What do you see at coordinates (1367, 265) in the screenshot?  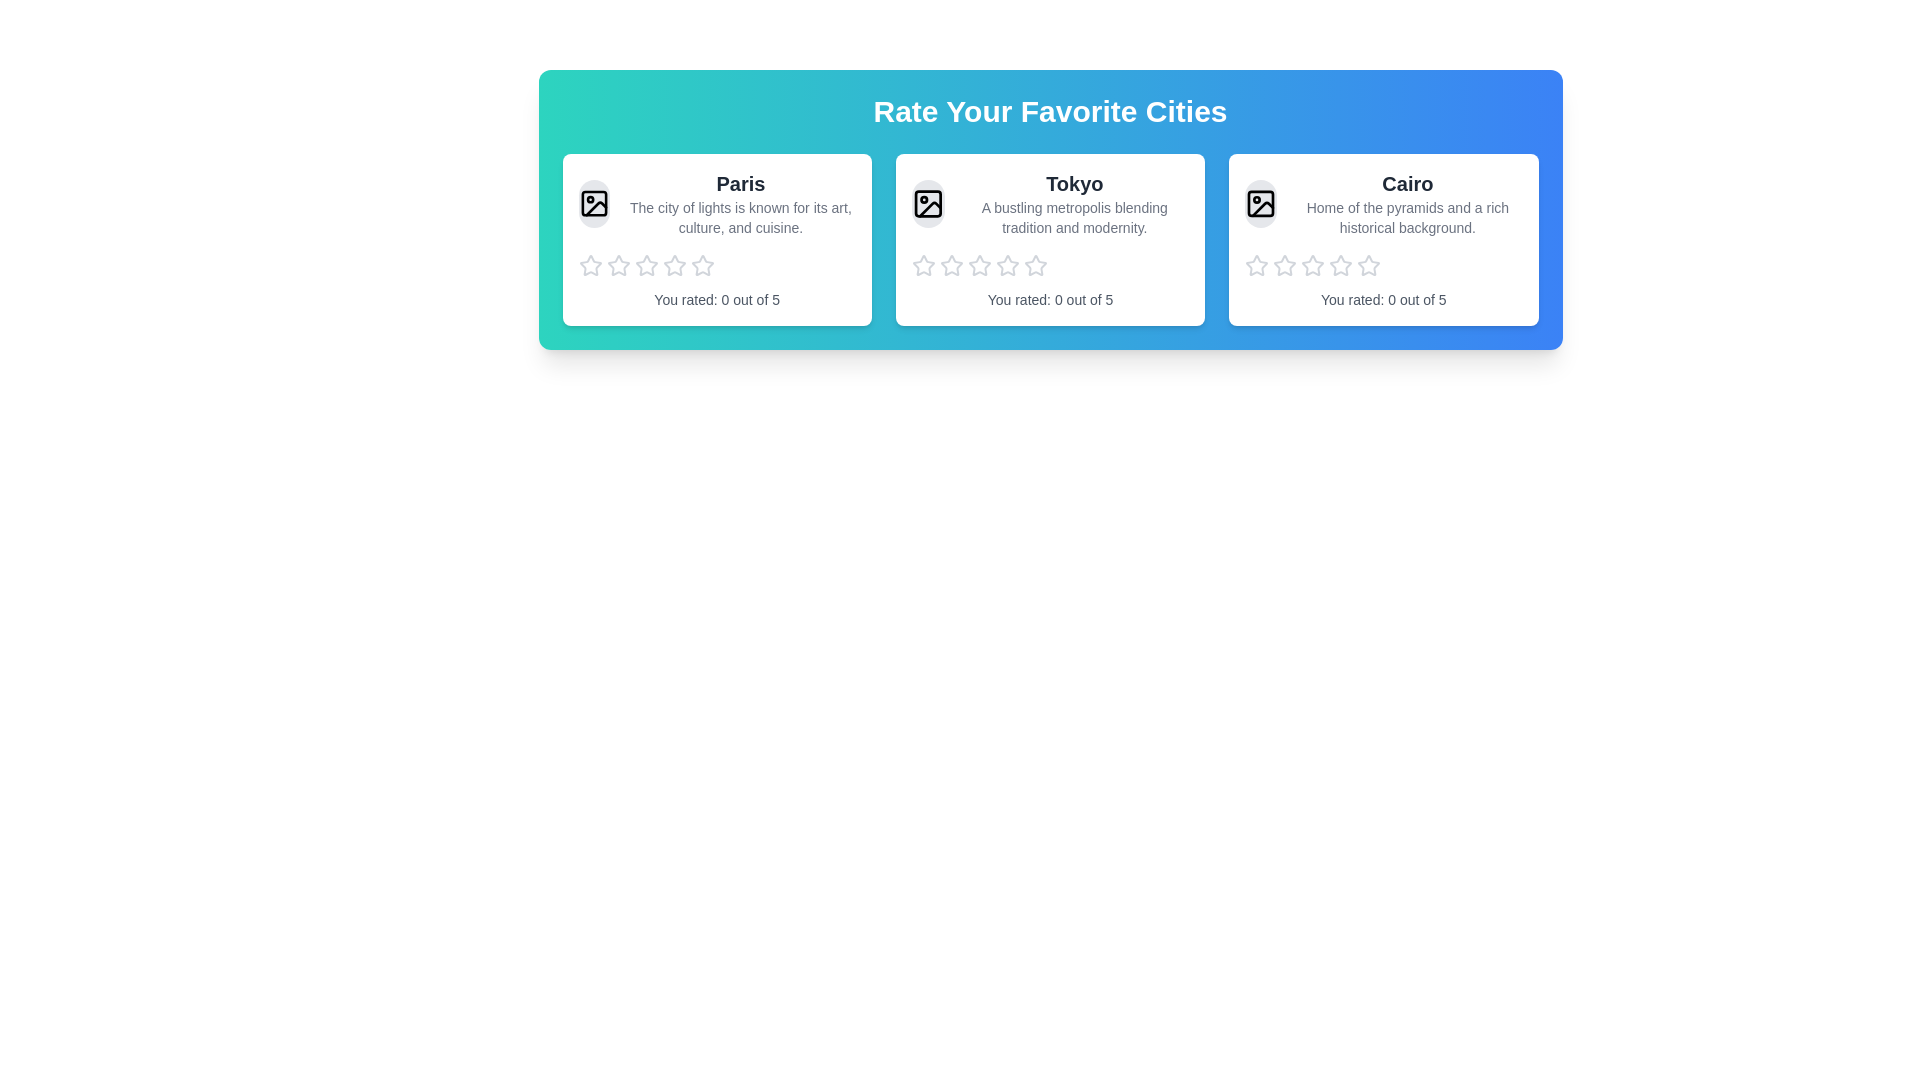 I see `the fifth star icon in the 'Cairo' rating card` at bounding box center [1367, 265].